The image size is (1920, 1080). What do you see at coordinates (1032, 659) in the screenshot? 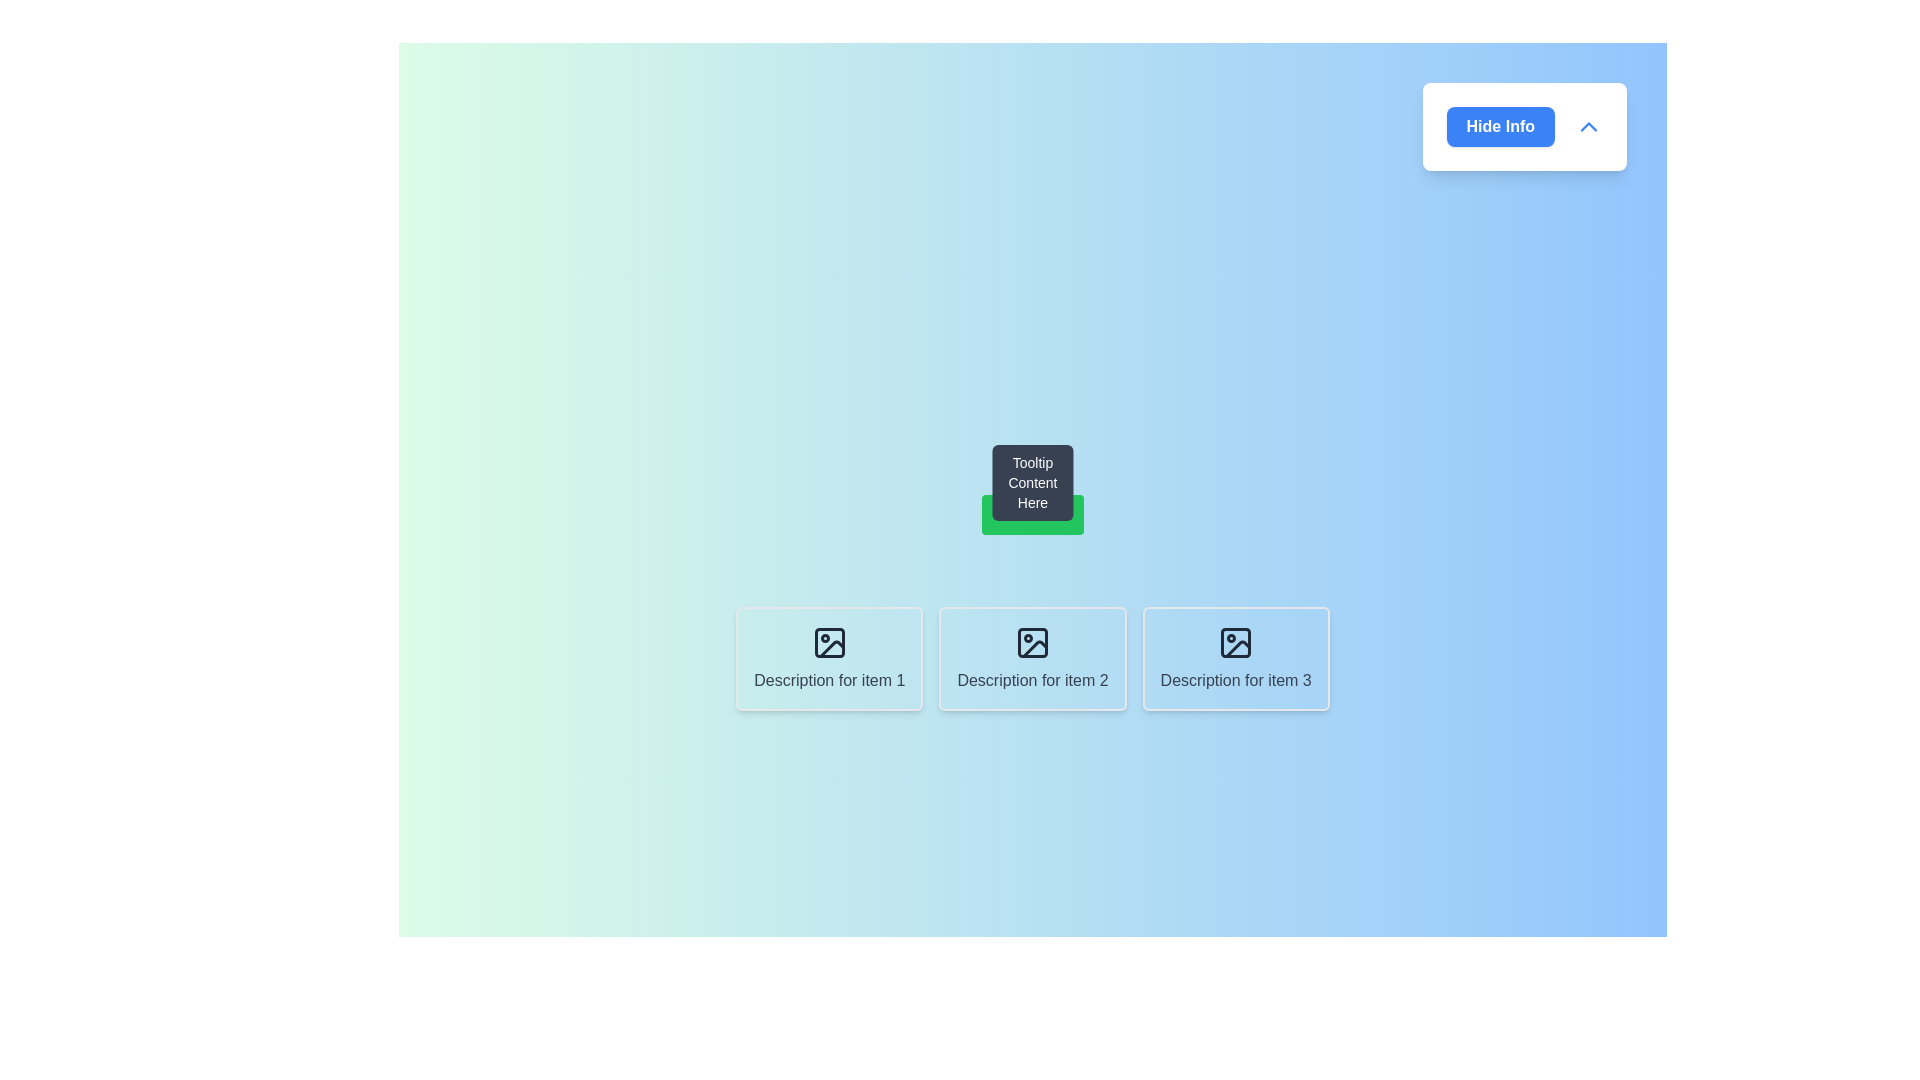
I see `the second card component in the horizontal grid that contains an image icon and the text 'Description for item 2'` at bounding box center [1032, 659].